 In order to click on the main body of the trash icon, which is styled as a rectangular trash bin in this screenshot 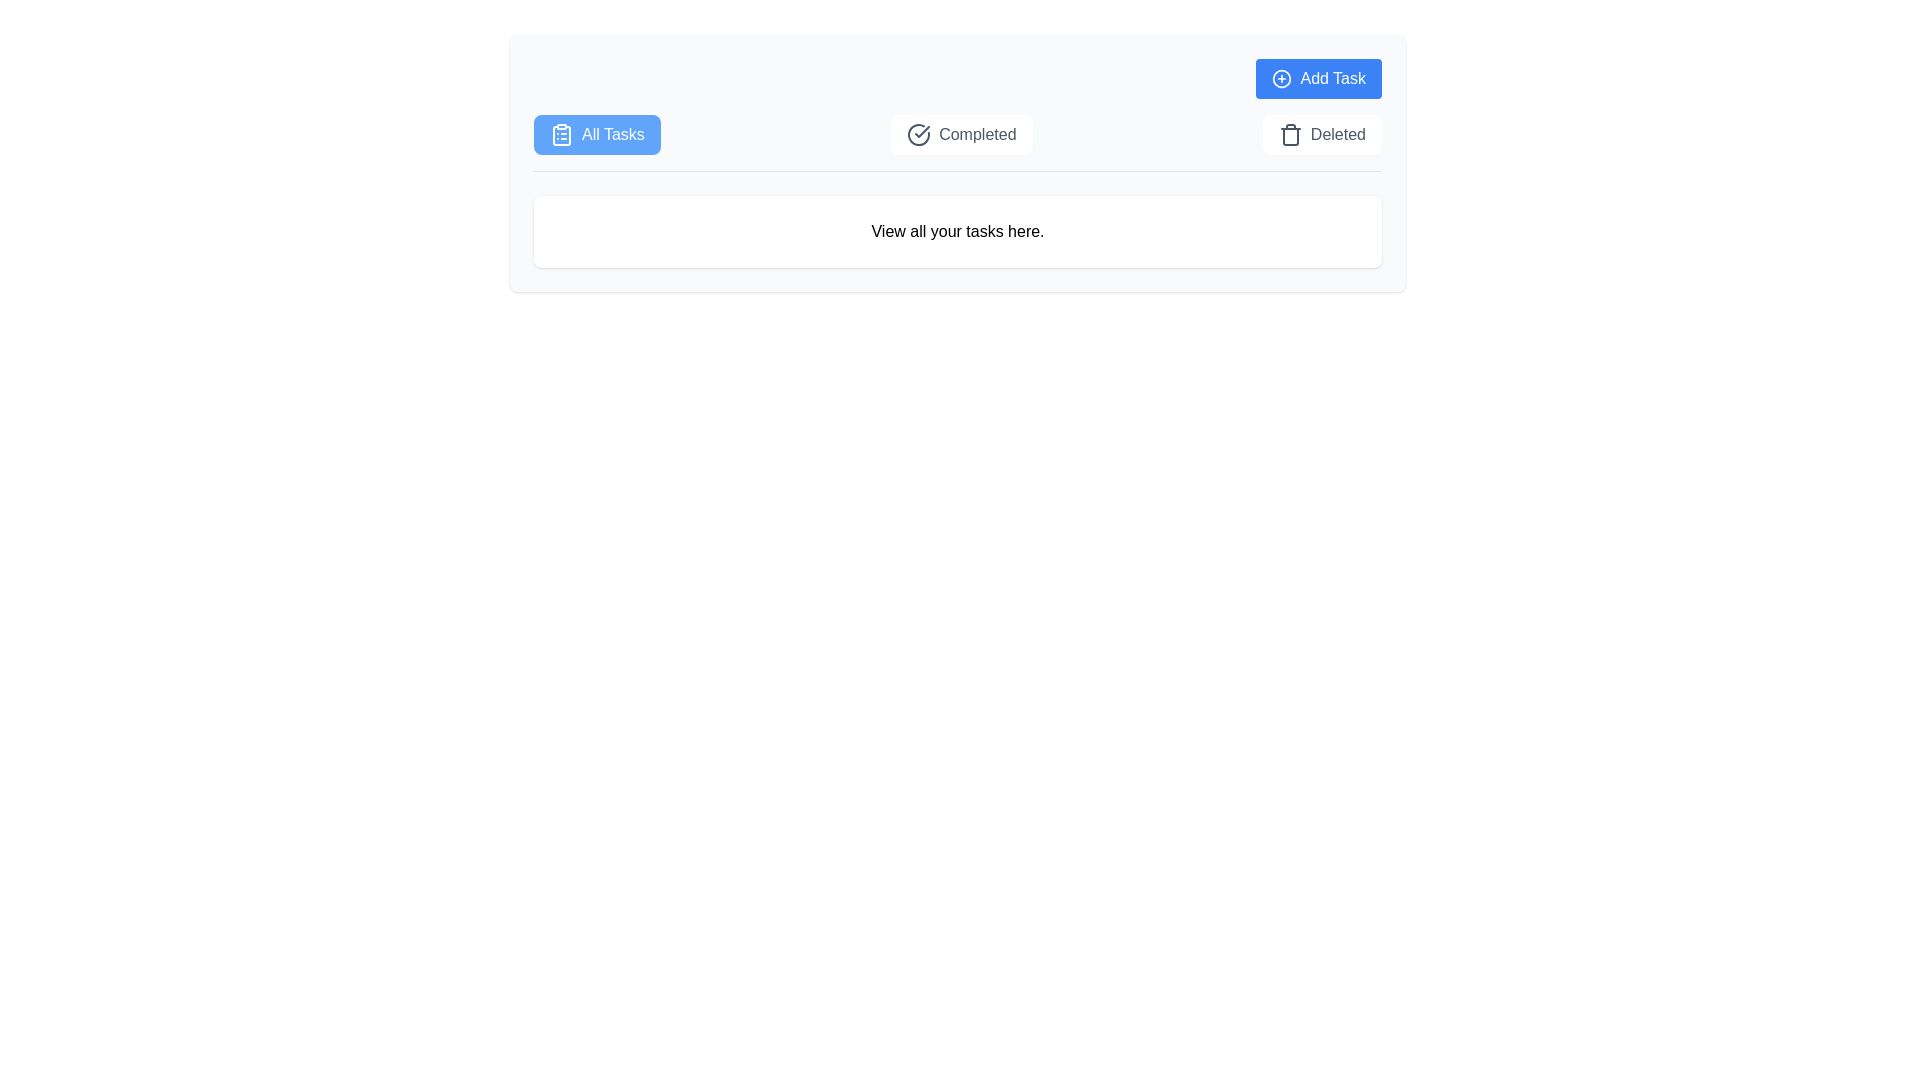, I will do `click(1290, 136)`.